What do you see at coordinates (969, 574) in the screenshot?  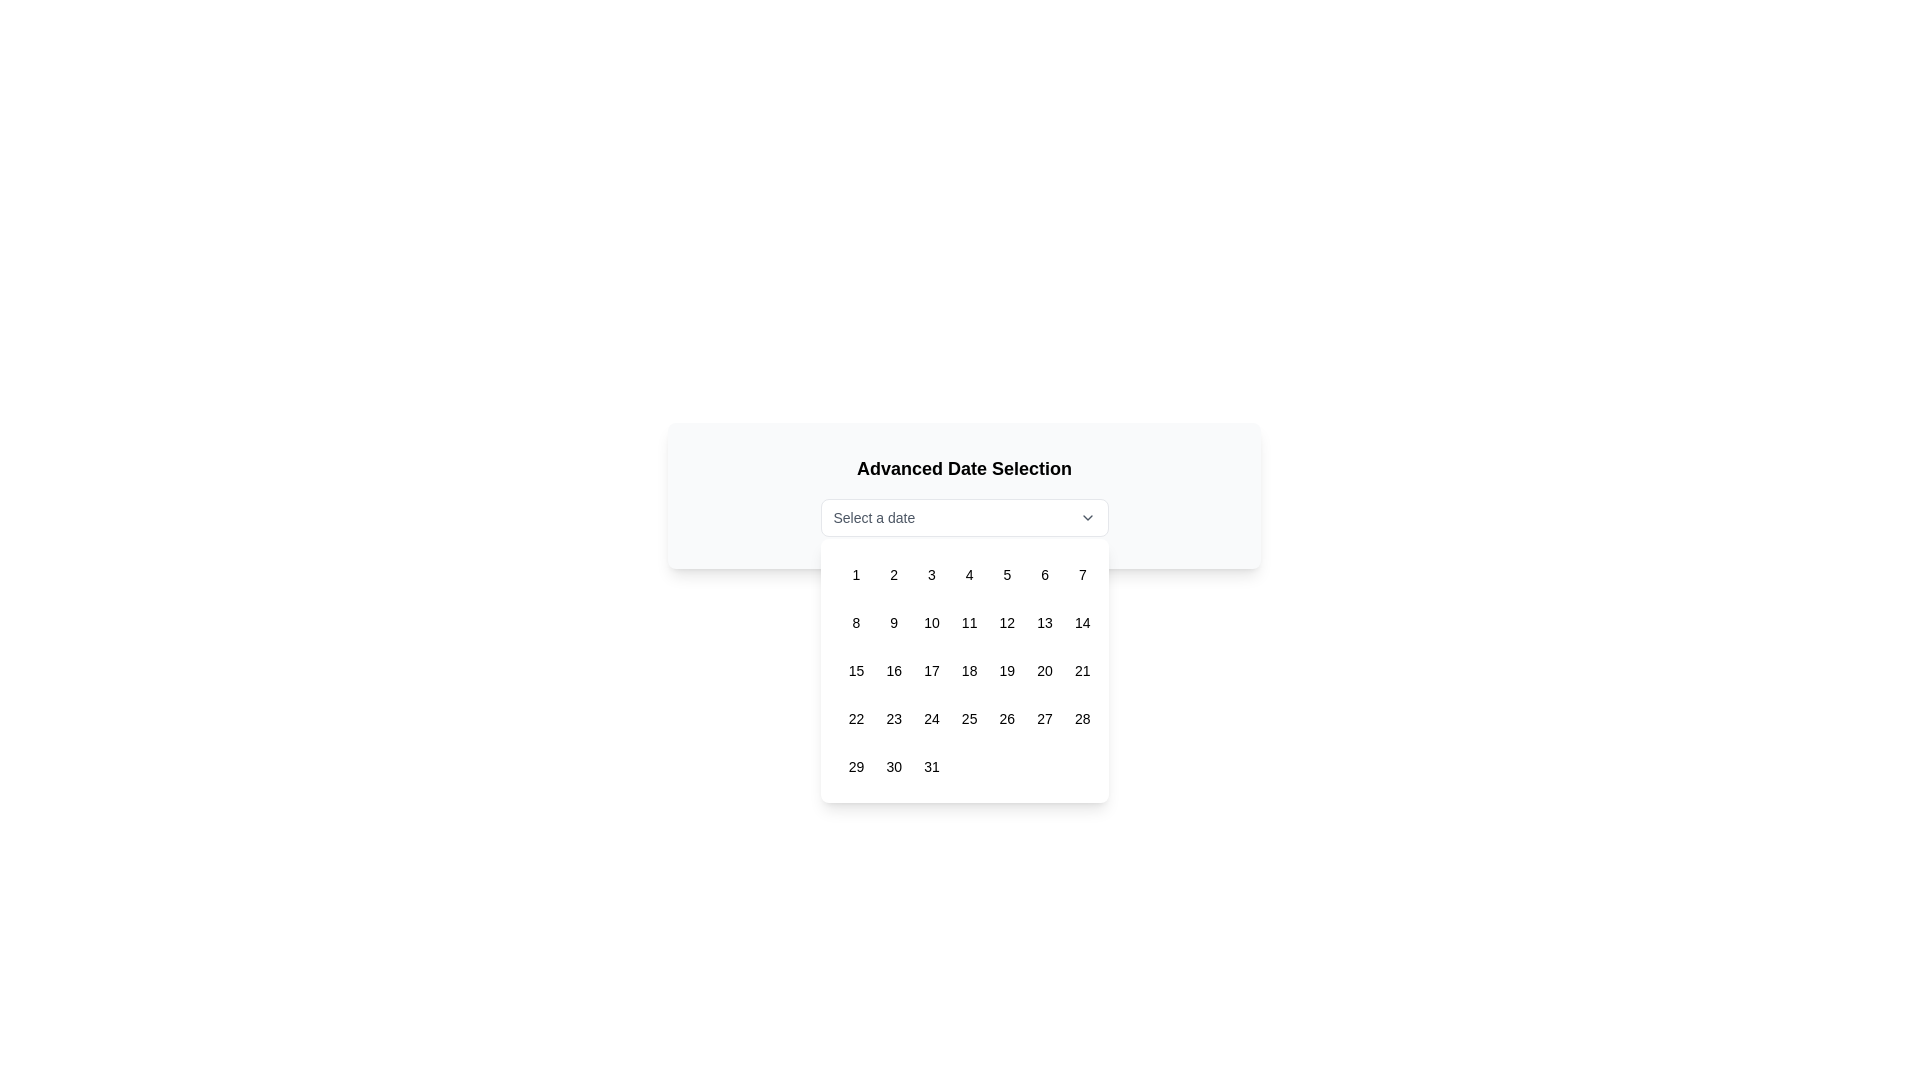 I see `the date selection button located in the first row, fourth position in the grid of buttons representing dates` at bounding box center [969, 574].